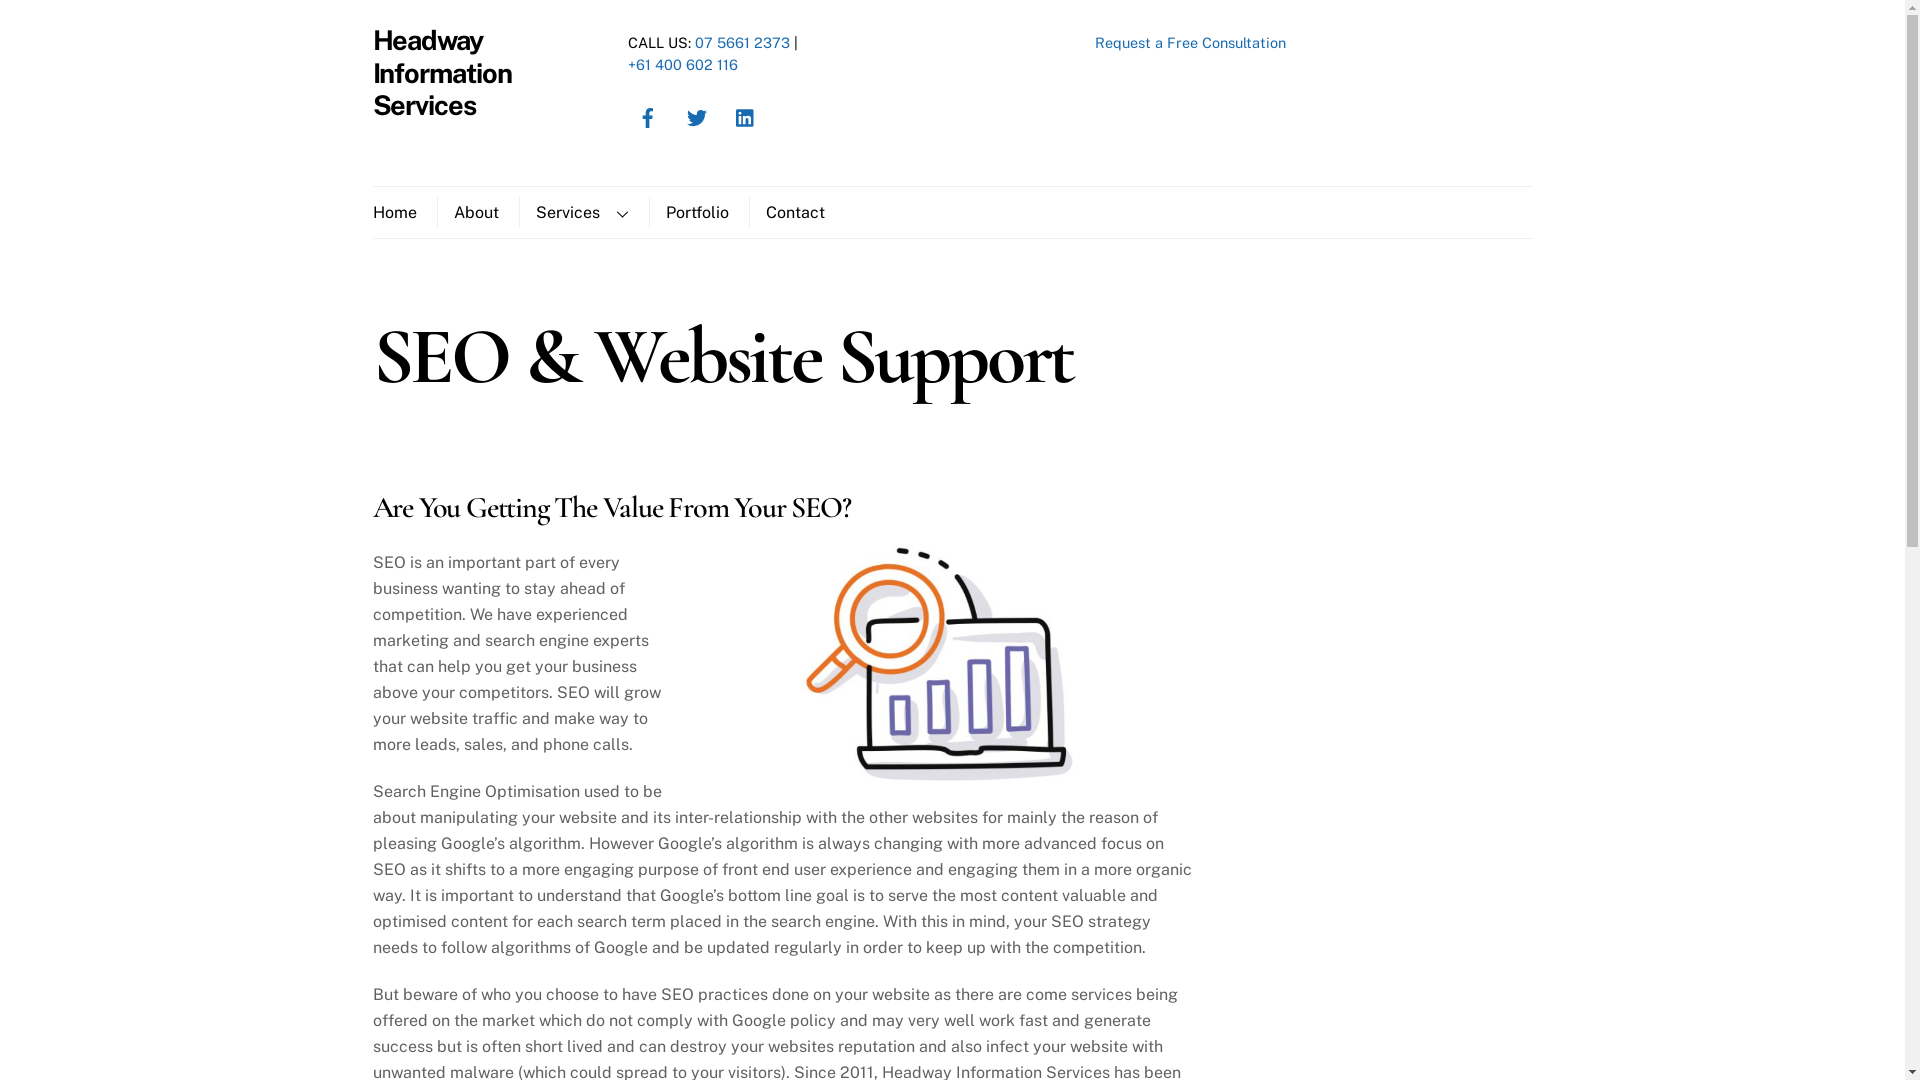 The image size is (1920, 1080). I want to click on 'About', so click(474, 212).